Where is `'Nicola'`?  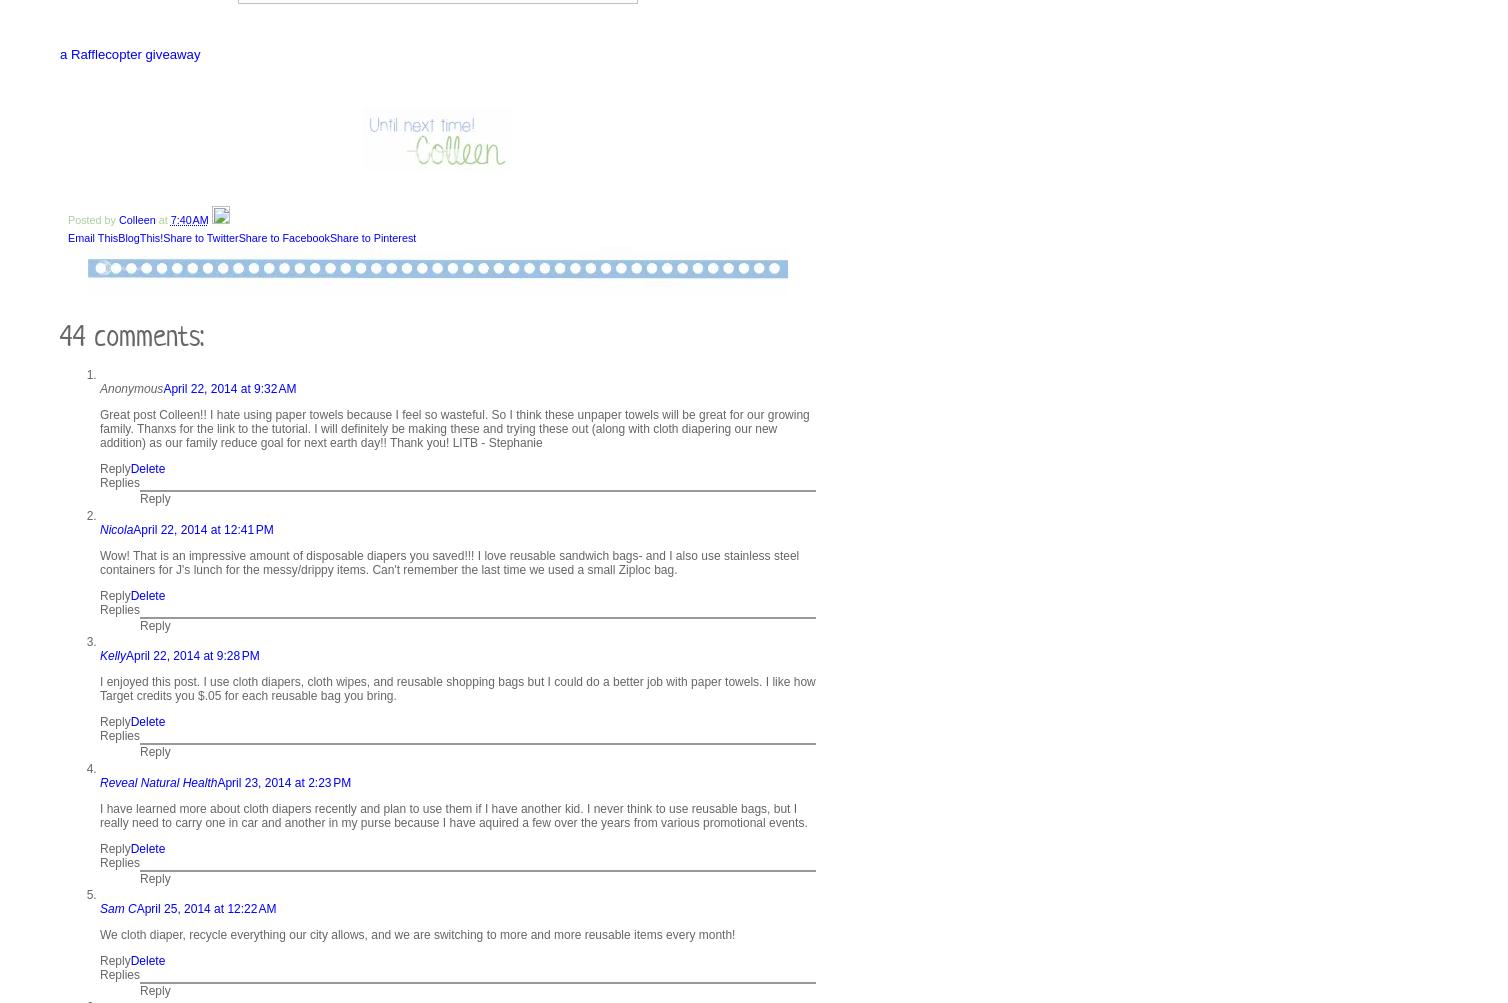
'Nicola' is located at coordinates (99, 527).